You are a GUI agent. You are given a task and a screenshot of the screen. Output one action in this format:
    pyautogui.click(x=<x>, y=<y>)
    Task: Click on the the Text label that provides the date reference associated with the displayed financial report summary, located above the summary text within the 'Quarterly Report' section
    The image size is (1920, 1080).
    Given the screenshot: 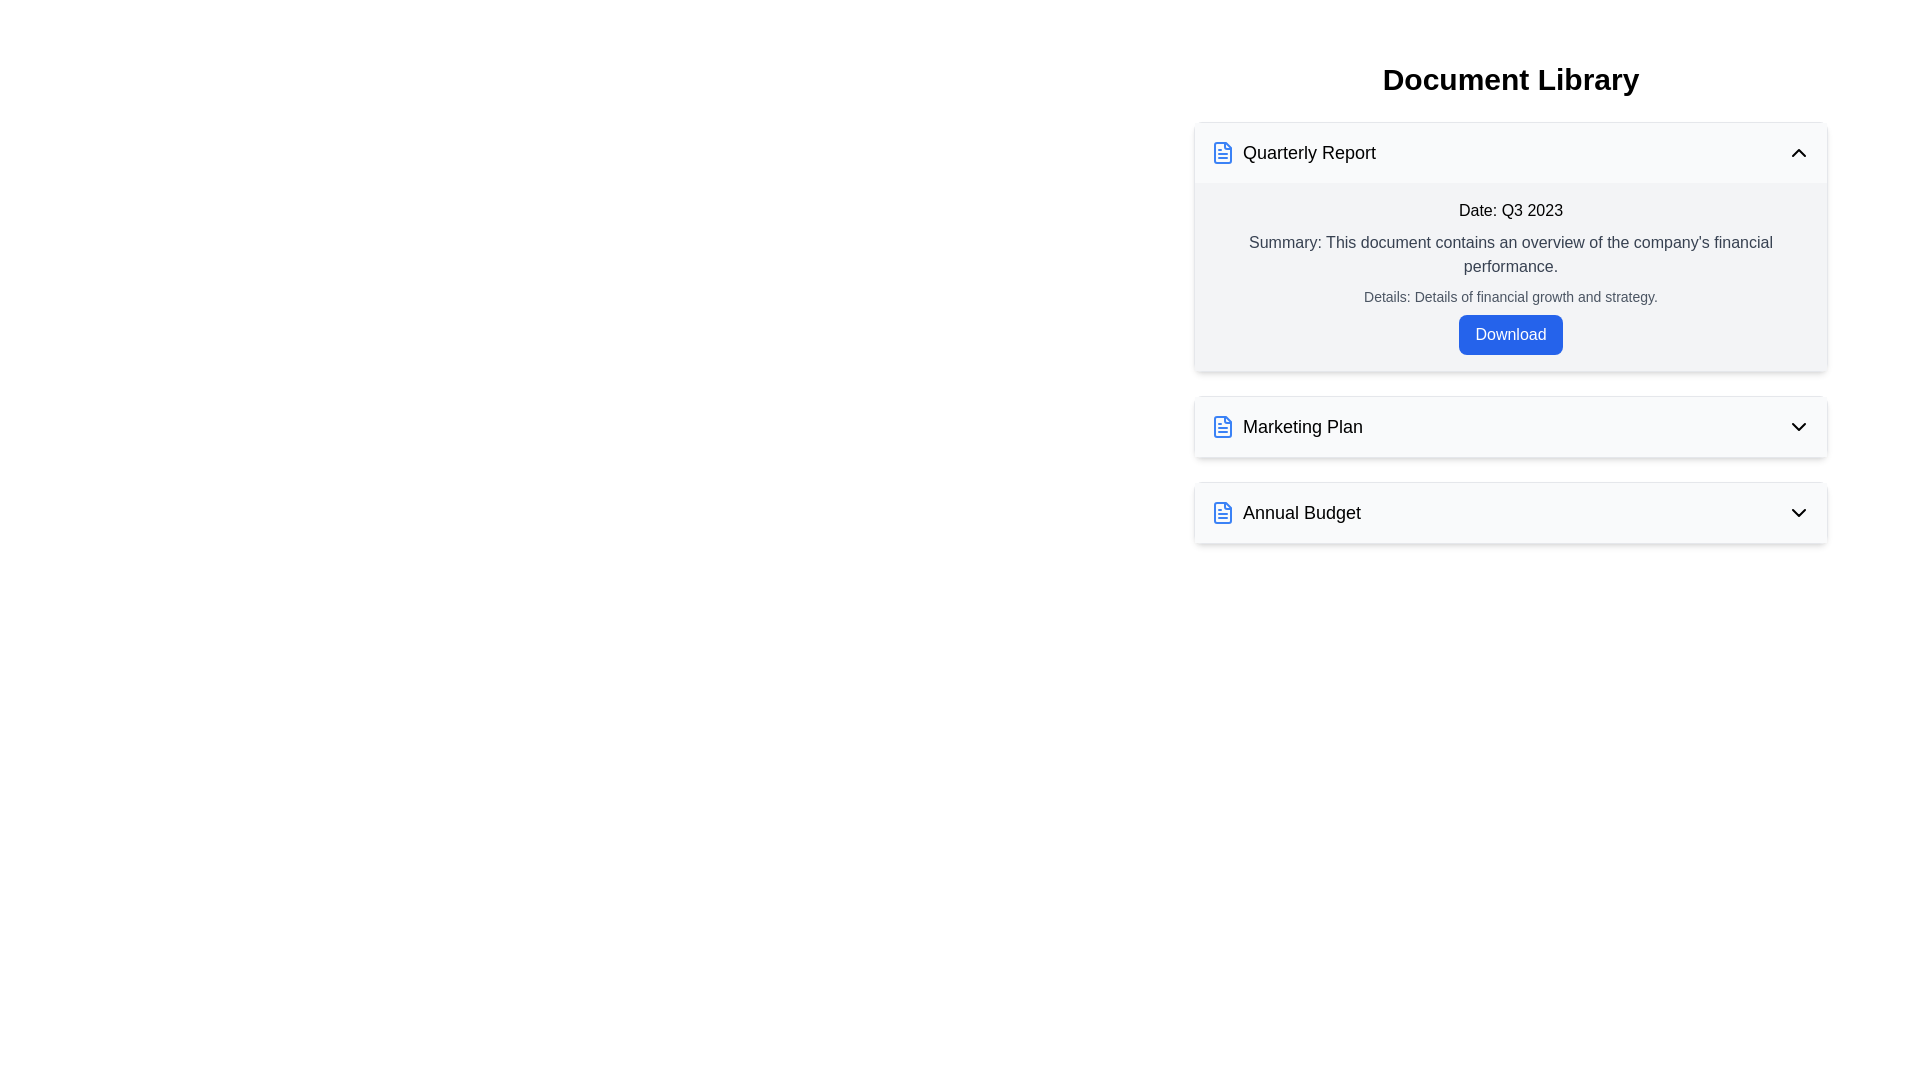 What is the action you would take?
    pyautogui.click(x=1511, y=211)
    